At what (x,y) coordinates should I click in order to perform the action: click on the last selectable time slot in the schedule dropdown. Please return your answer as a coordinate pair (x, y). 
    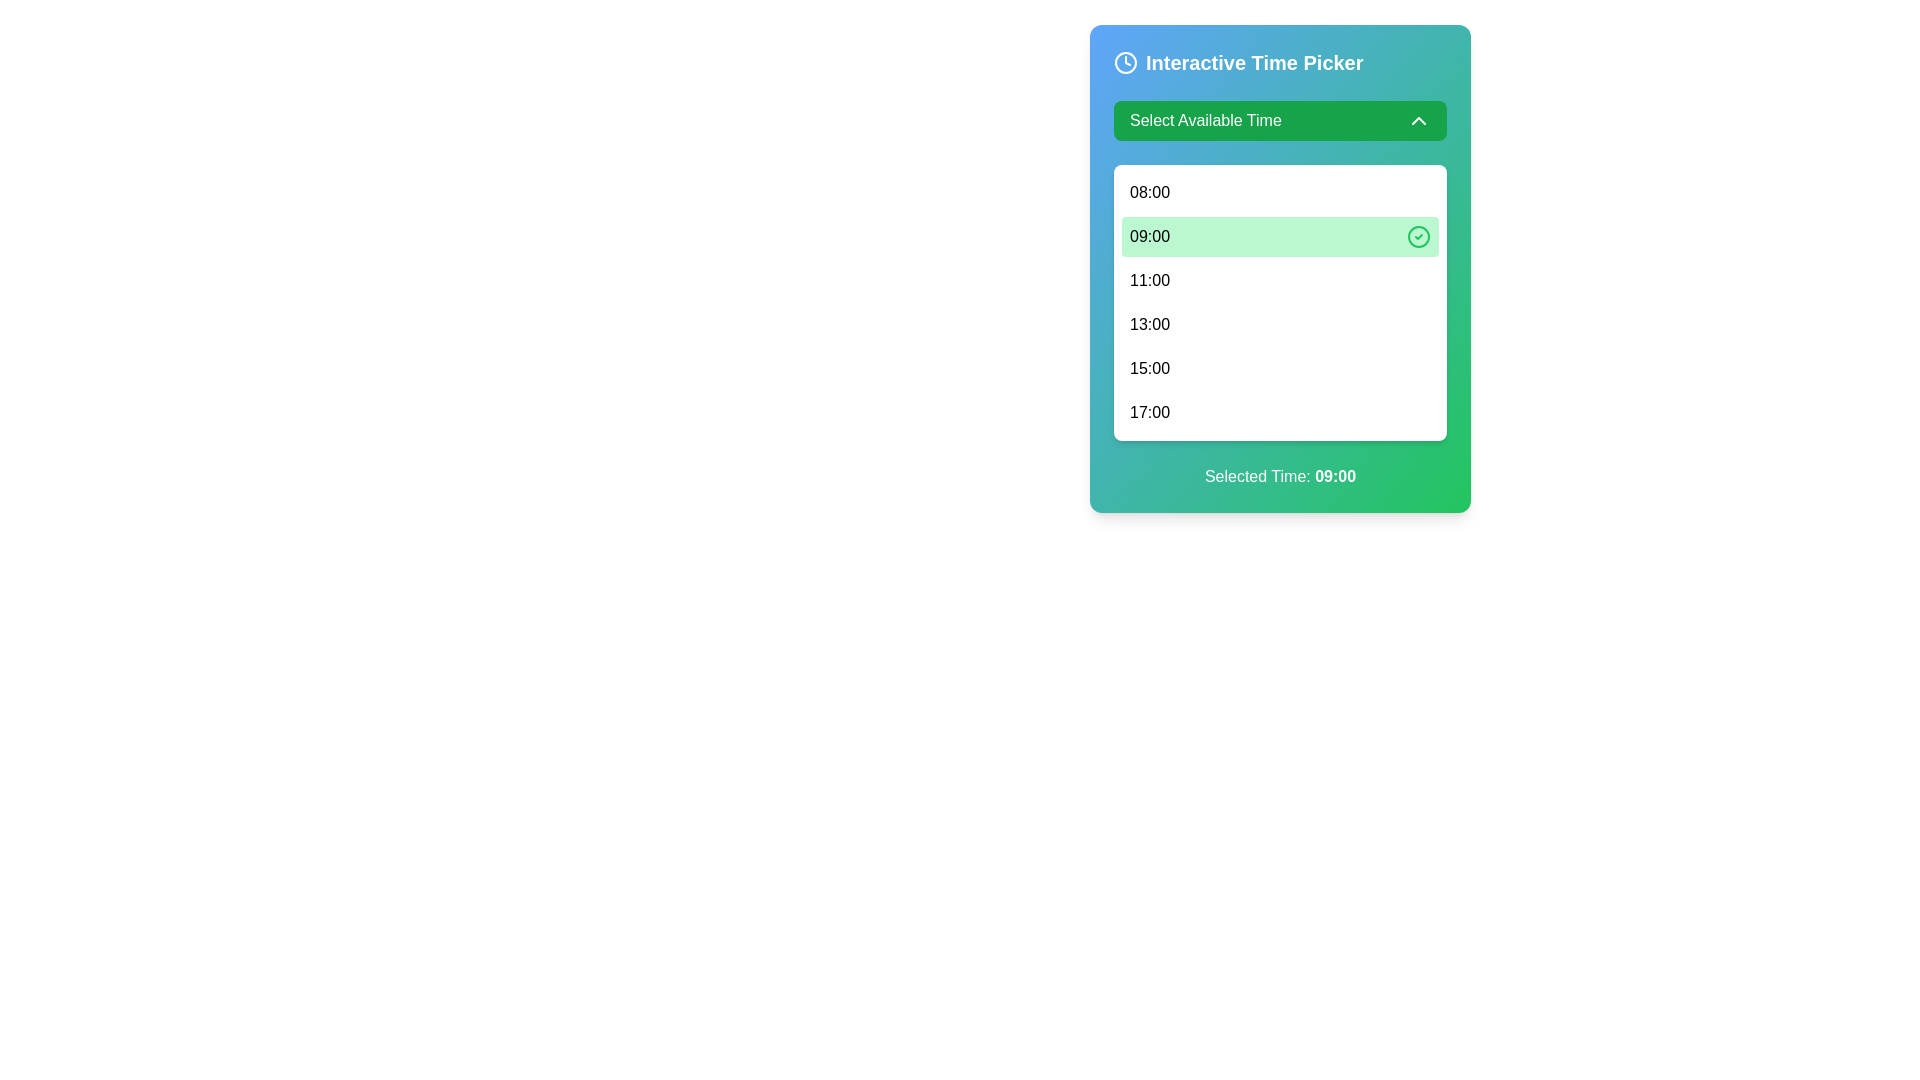
    Looking at the image, I should click on (1280, 411).